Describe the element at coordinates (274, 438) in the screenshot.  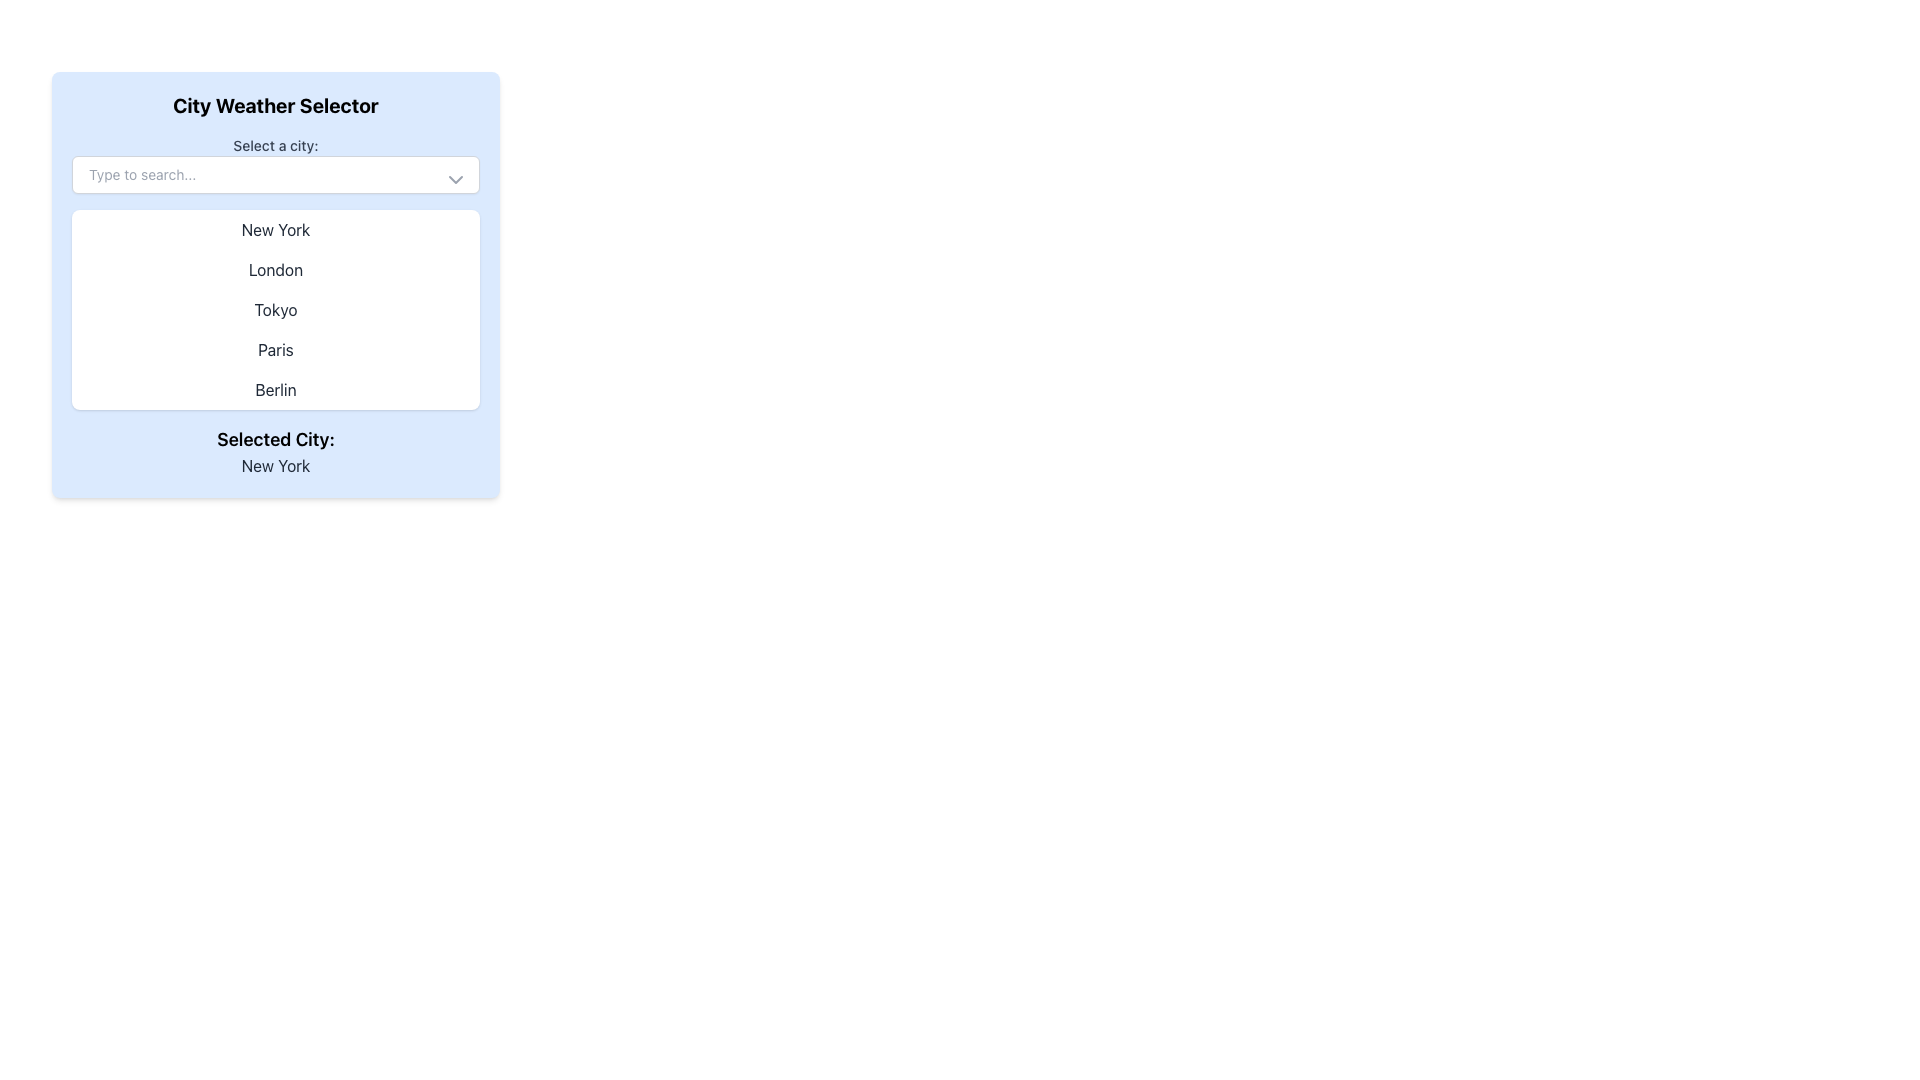
I see `the label that displays 'Selected City:' in bold black text on a light-blue background, located above the text 'New York.'` at that location.